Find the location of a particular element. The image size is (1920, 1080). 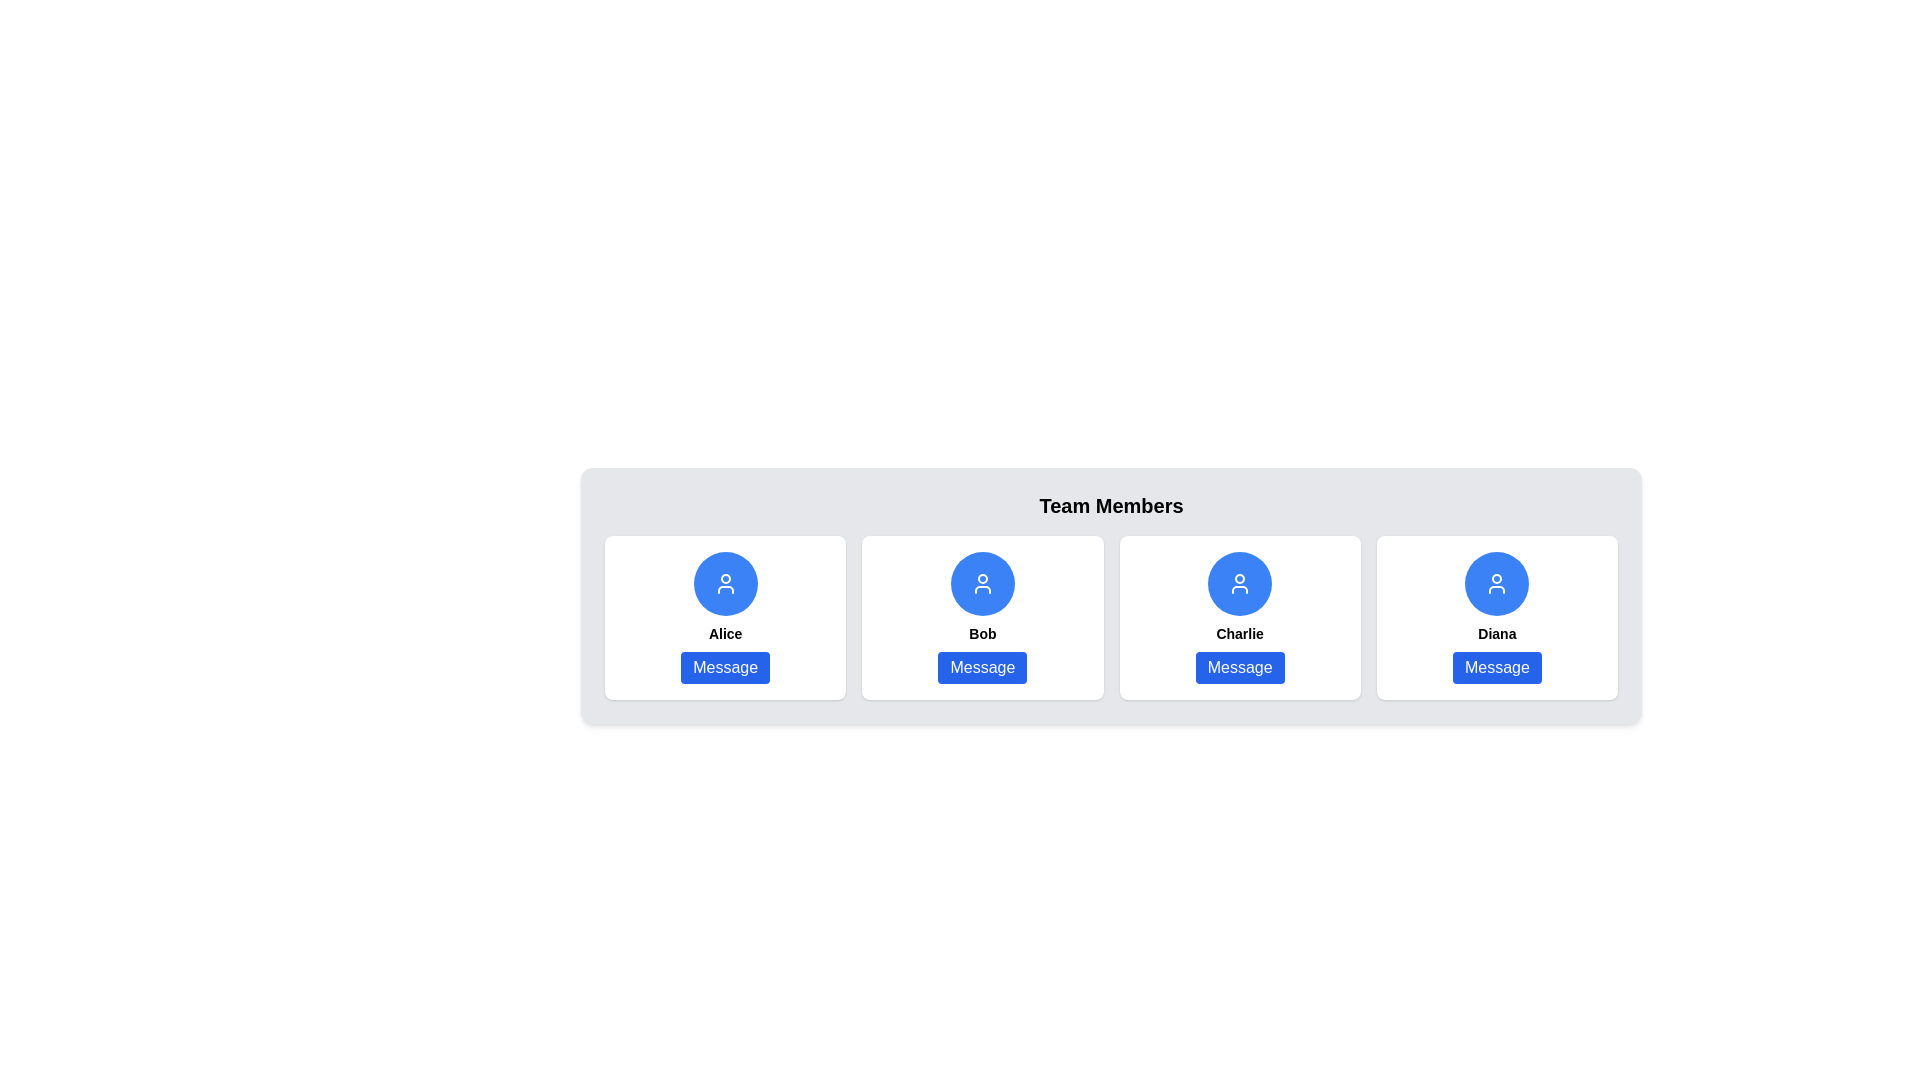

the Profile Icon element, which is a circular icon with a blue background and white user silhouette, located above the user name 'Charlie' in the third card of four user profile cards is located at coordinates (1239, 583).